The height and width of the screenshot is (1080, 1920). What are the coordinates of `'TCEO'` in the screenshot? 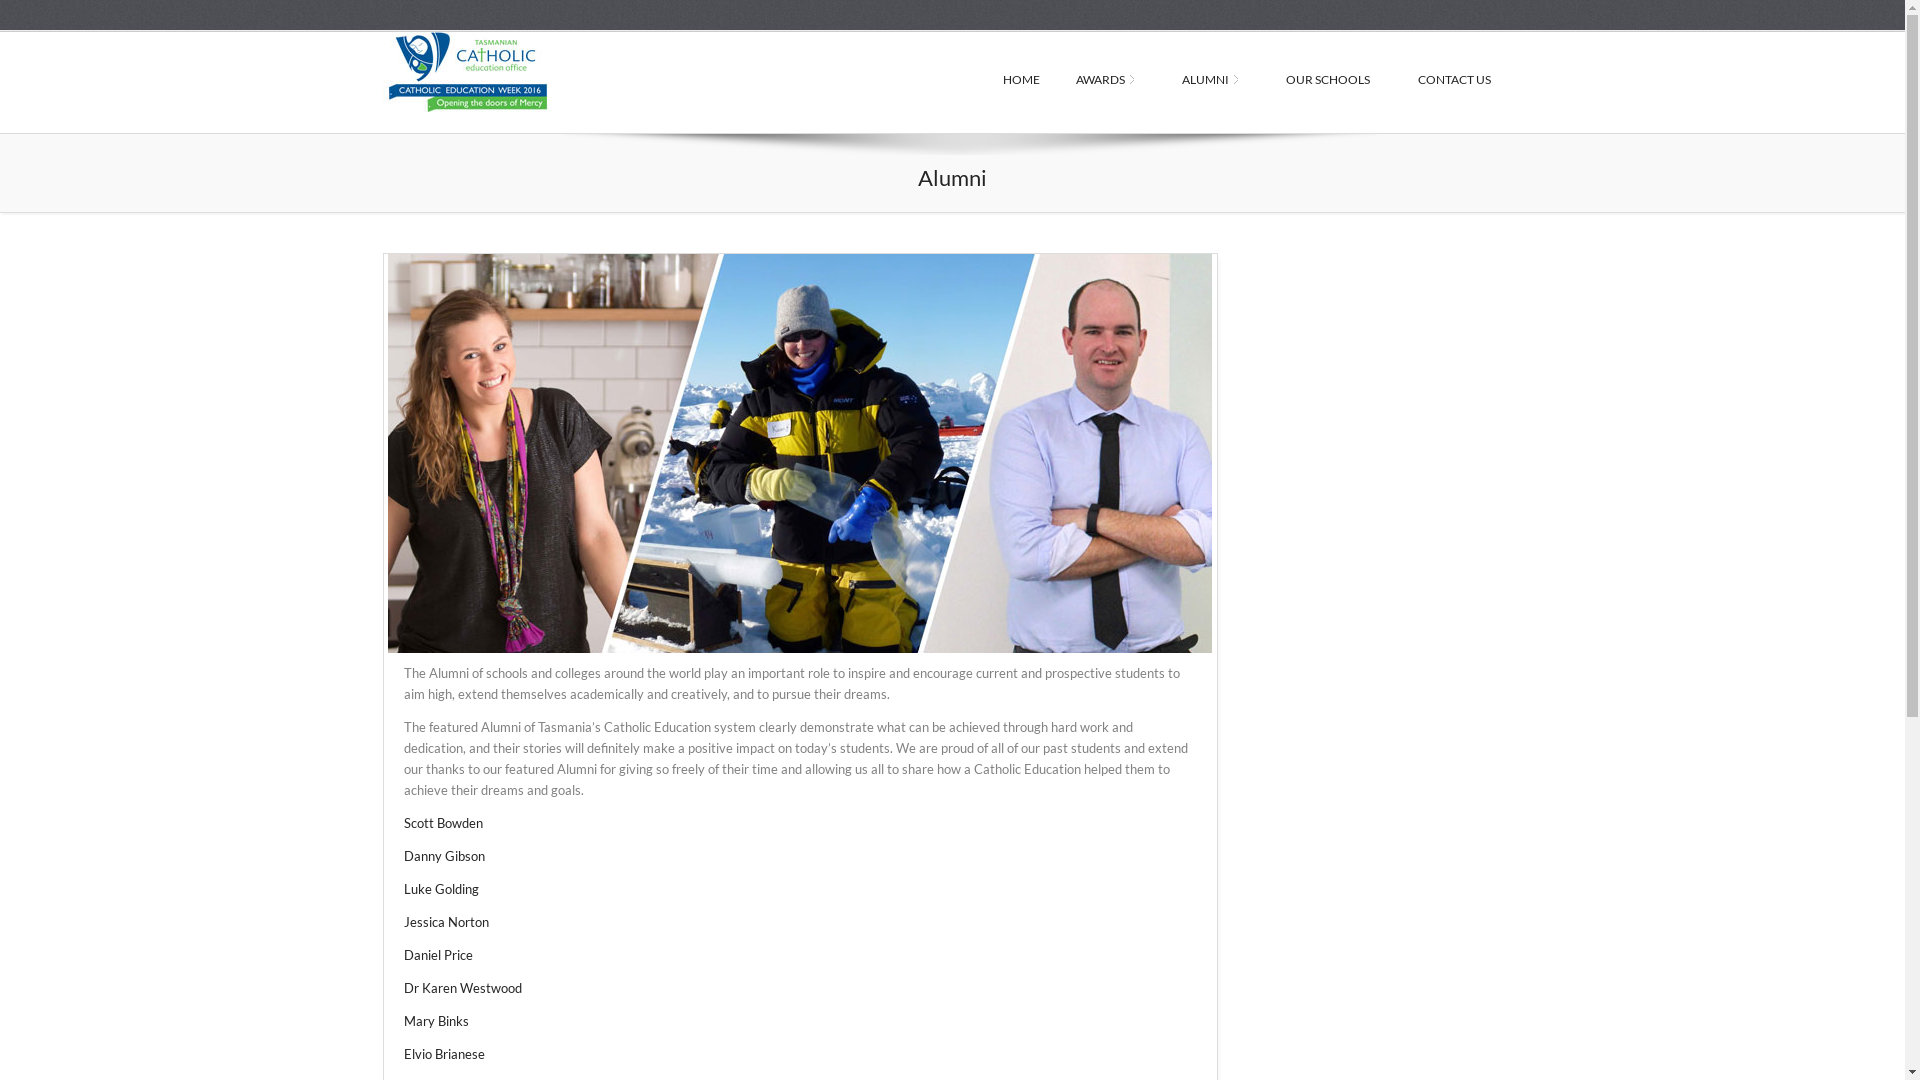 It's located at (522, 71).